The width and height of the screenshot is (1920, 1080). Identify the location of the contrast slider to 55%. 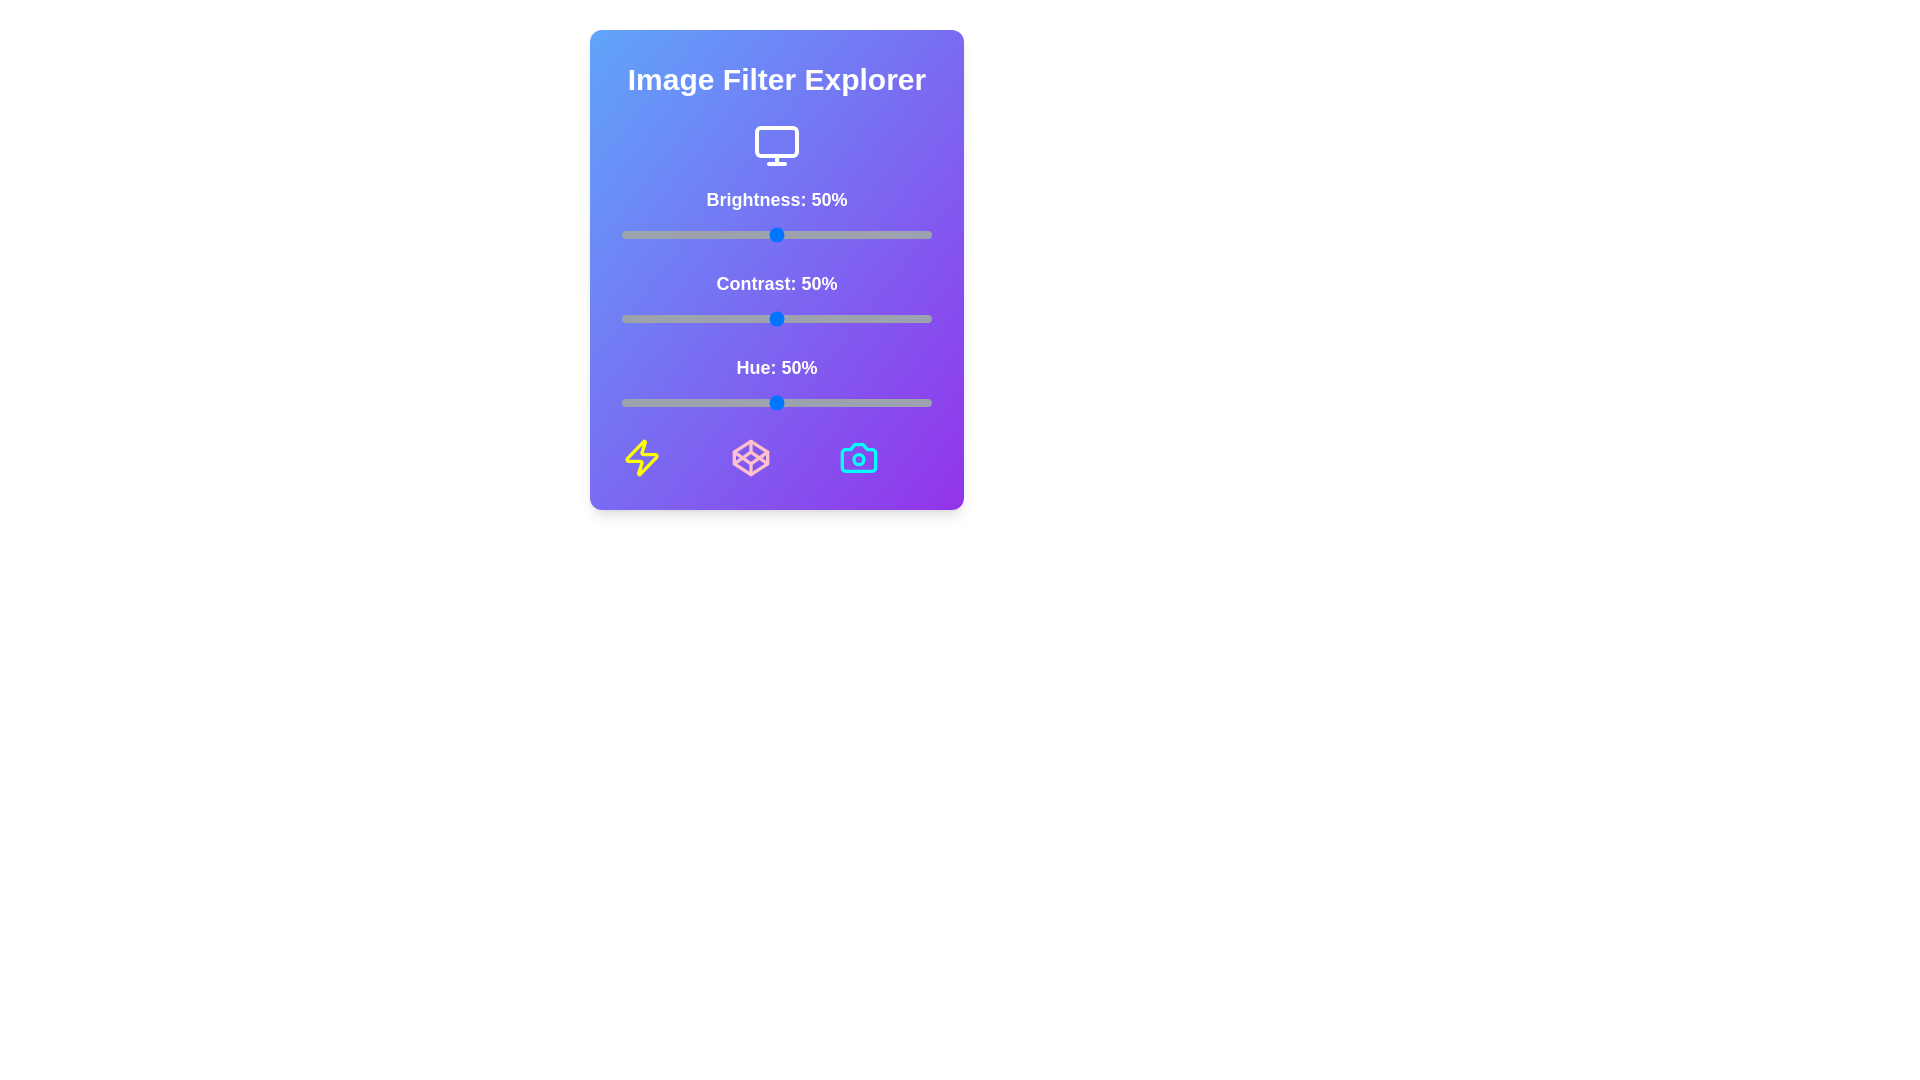
(791, 318).